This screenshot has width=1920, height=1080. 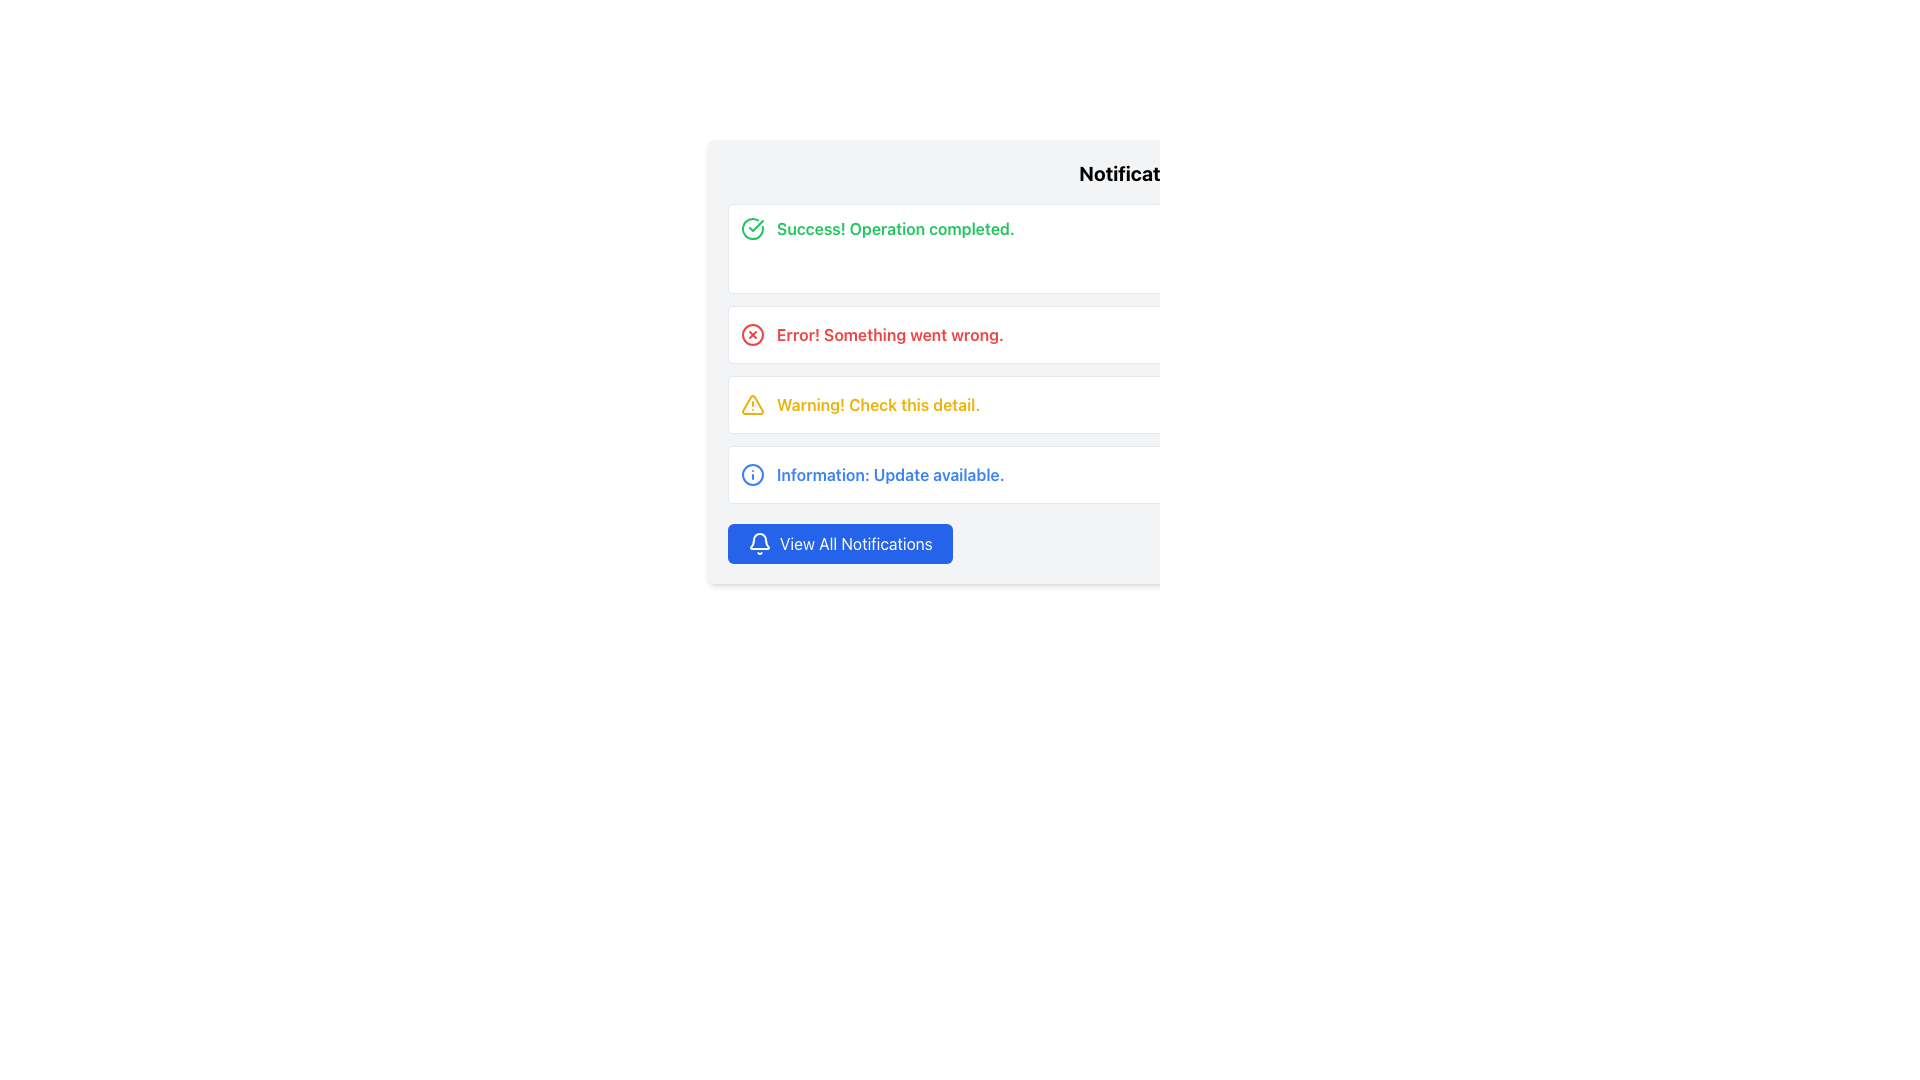 What do you see at coordinates (889, 474) in the screenshot?
I see `the Text label that provides a notification message about an available update, which is located to the right of the blue circular 'i' icon and to the left of the 'Update' button in the fourth alert row of a notification card` at bounding box center [889, 474].